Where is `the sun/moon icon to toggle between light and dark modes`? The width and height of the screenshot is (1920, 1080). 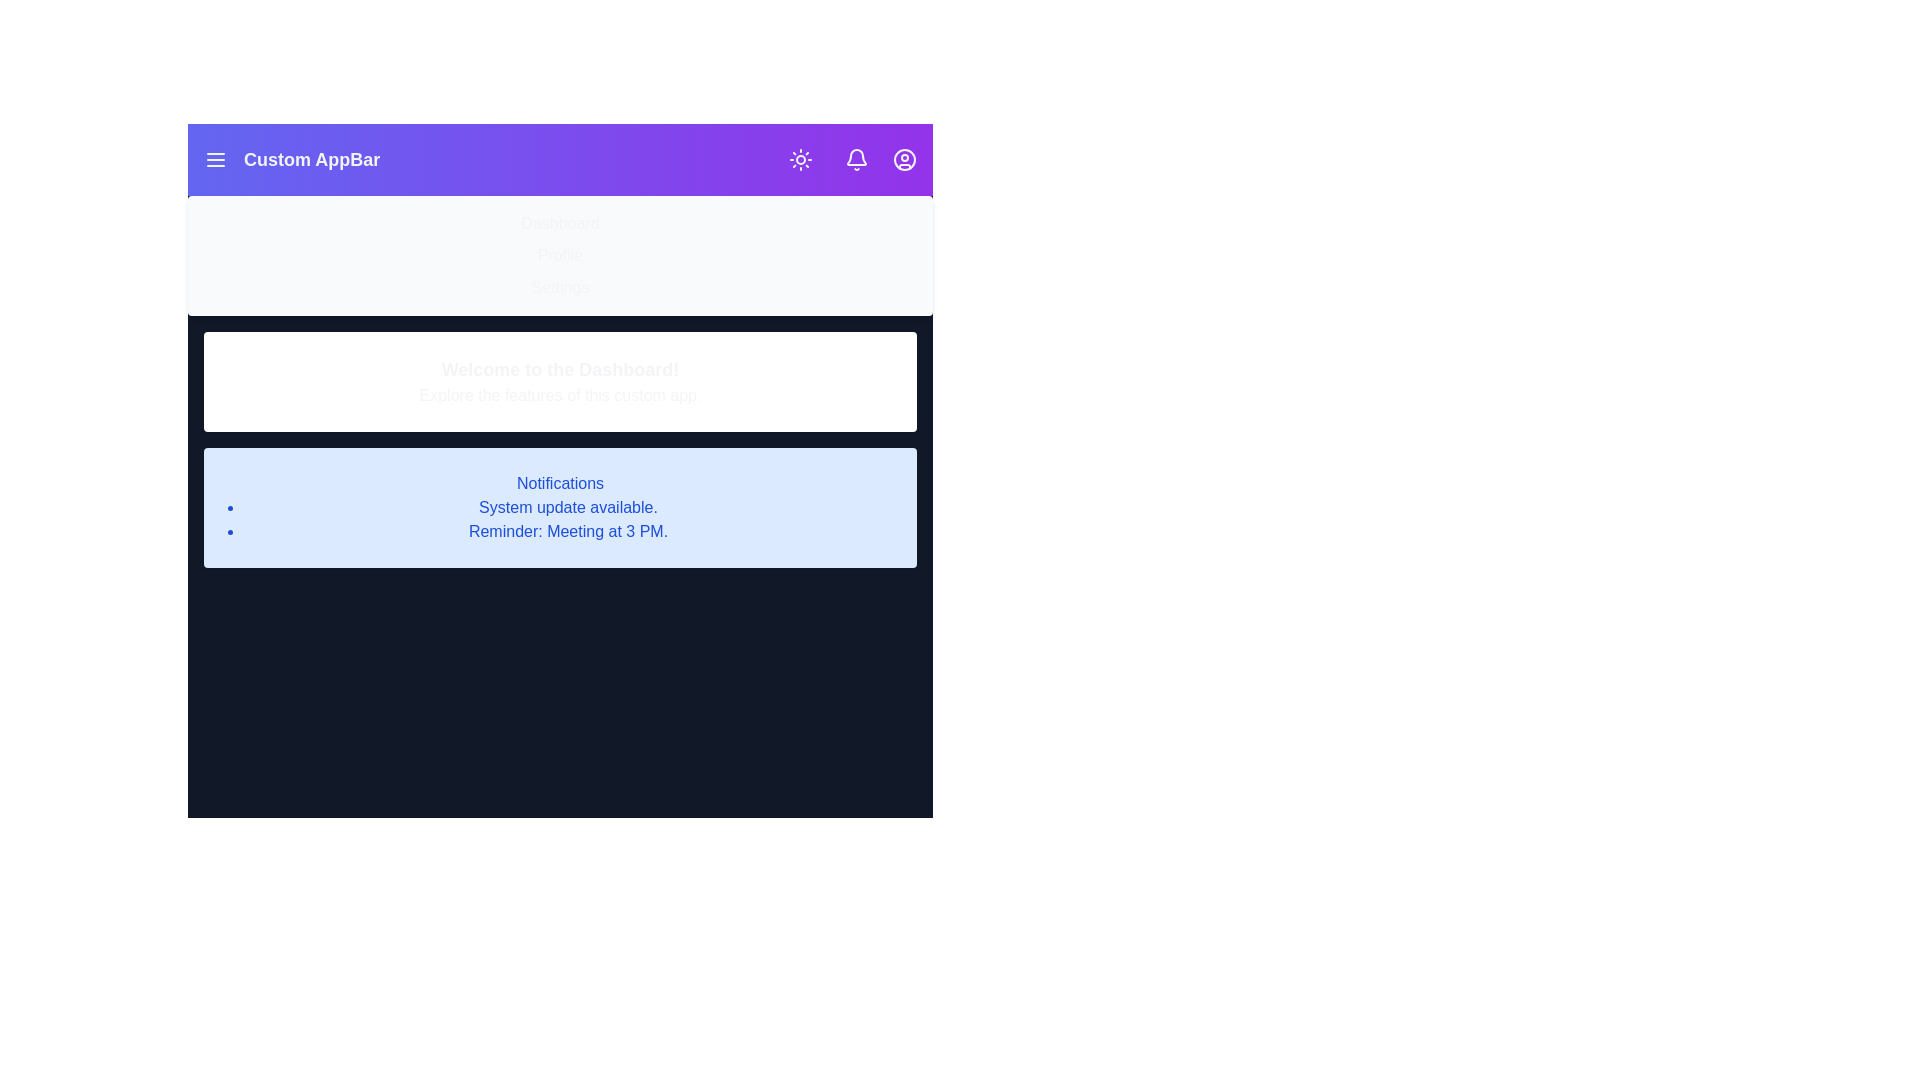 the sun/moon icon to toggle between light and dark modes is located at coordinates (801, 158).